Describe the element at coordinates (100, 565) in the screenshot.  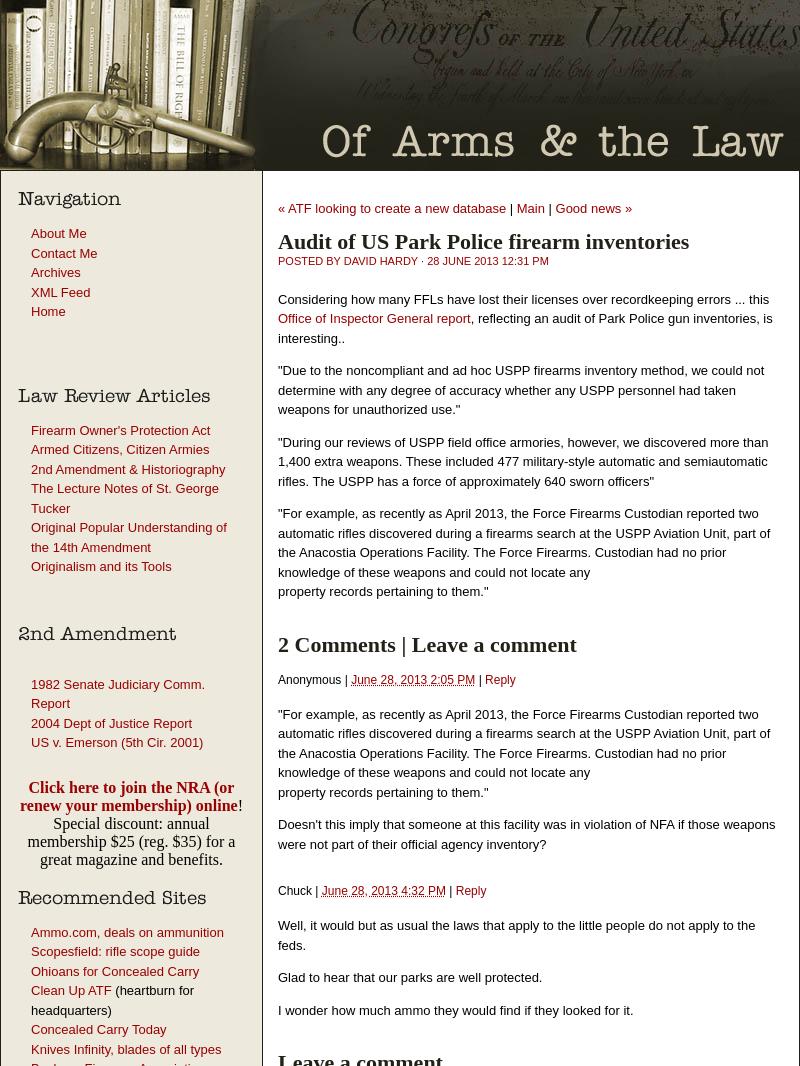
I see `'Originalism and its Tools'` at that location.